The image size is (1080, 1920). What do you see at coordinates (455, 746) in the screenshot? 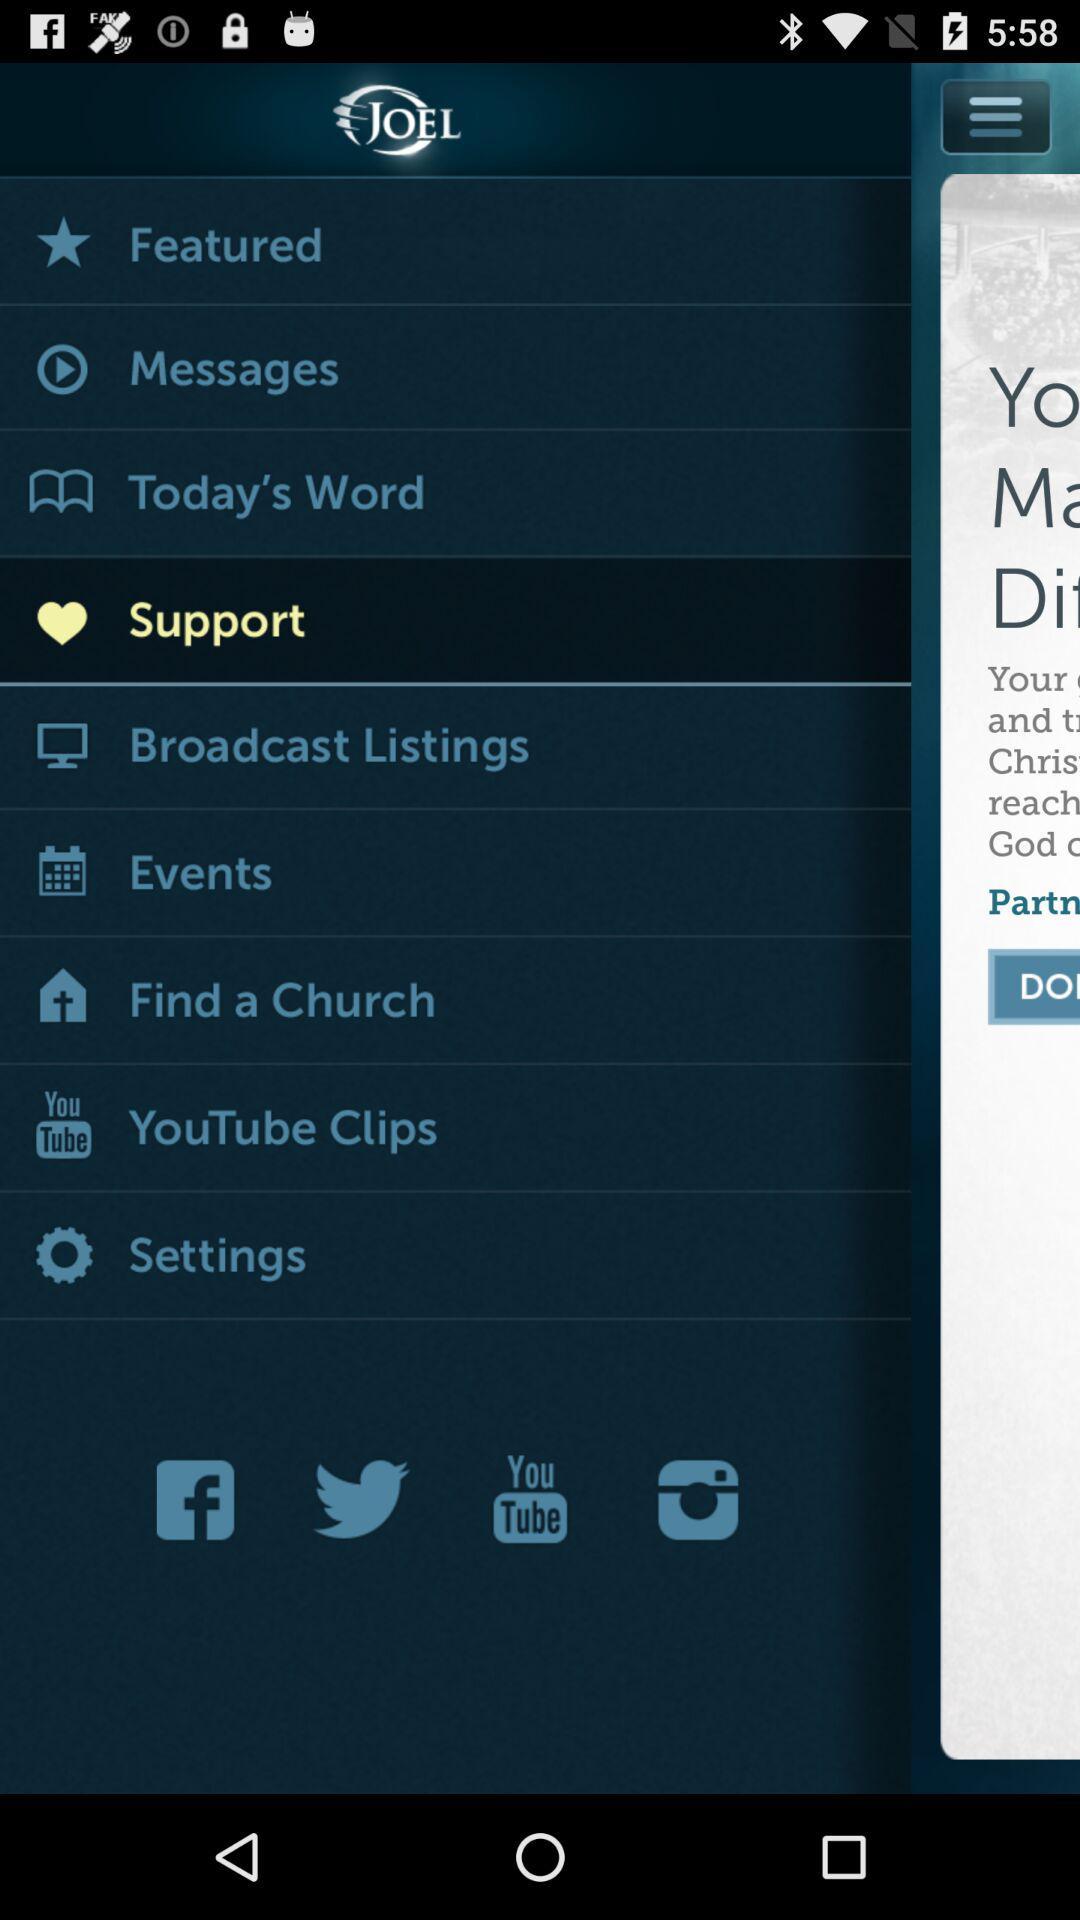
I see `broadcast the listings` at bounding box center [455, 746].